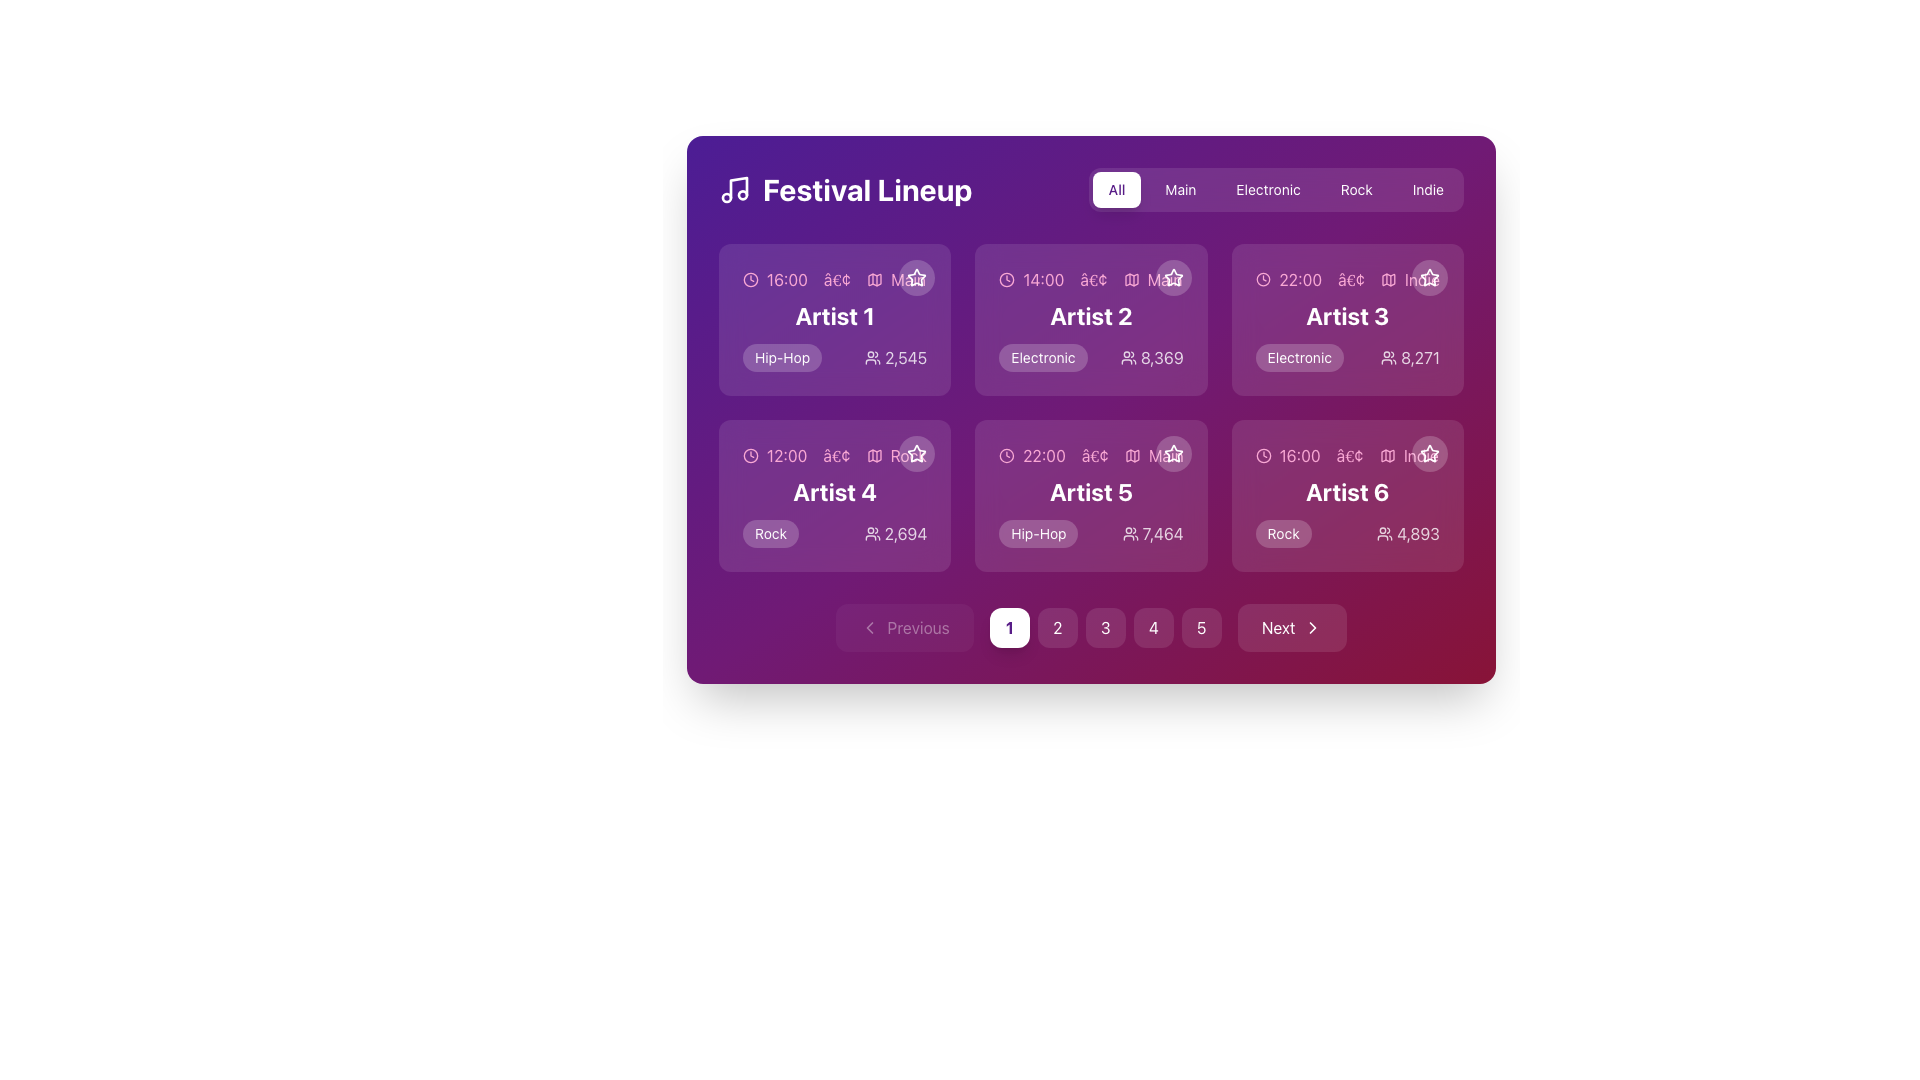 This screenshot has width=1920, height=1080. What do you see at coordinates (1173, 454) in the screenshot?
I see `the star-shaped icon inside the circular button in the top-right corner of the card representing 'Artist 5' to mark the artist as favorite` at bounding box center [1173, 454].